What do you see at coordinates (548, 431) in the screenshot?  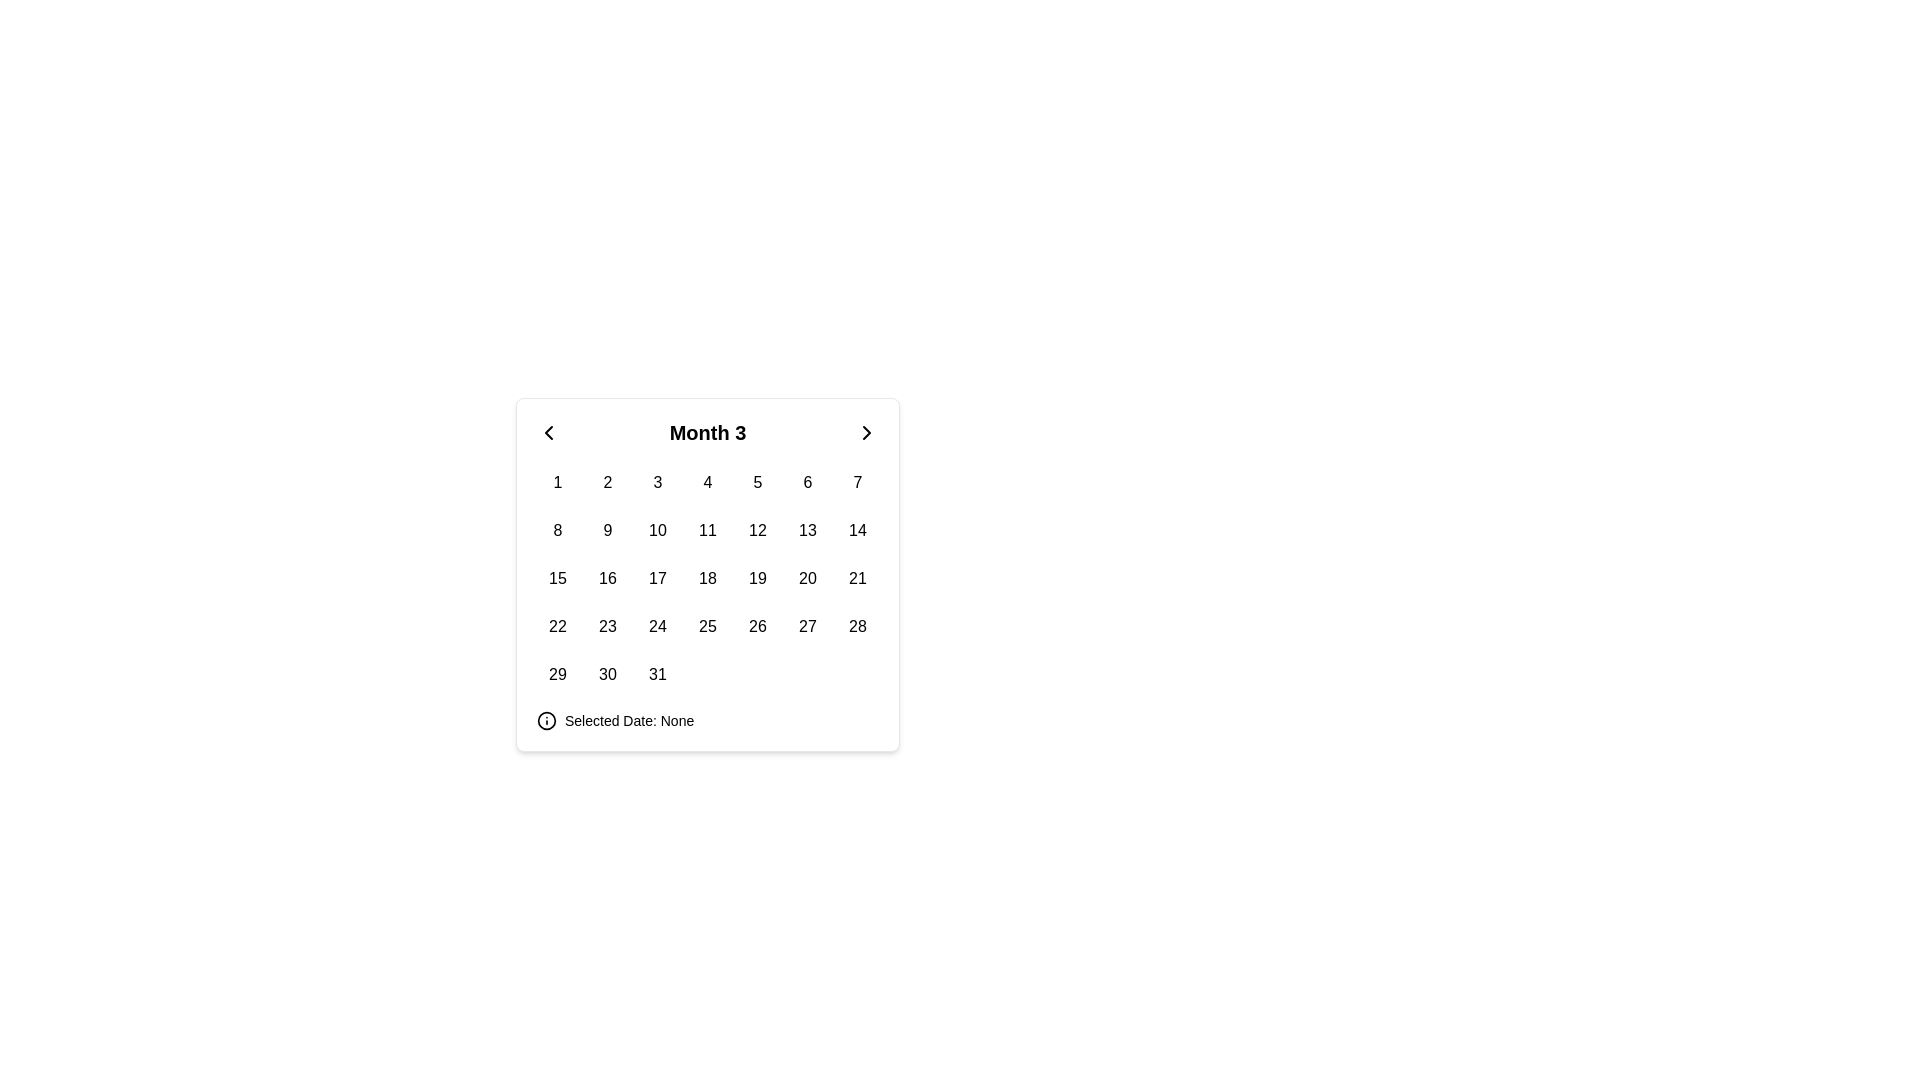 I see `the navigational button that allows users to navigate to the previous month, positioned to the left of 'Month 3' in the calendar header` at bounding box center [548, 431].